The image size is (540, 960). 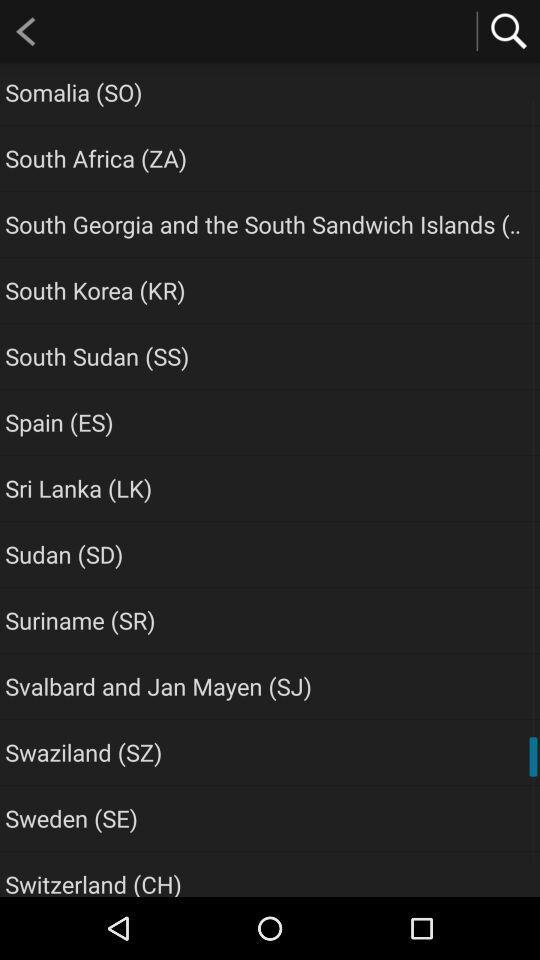 I want to click on the app below svalbard and jan app, so click(x=82, y=751).